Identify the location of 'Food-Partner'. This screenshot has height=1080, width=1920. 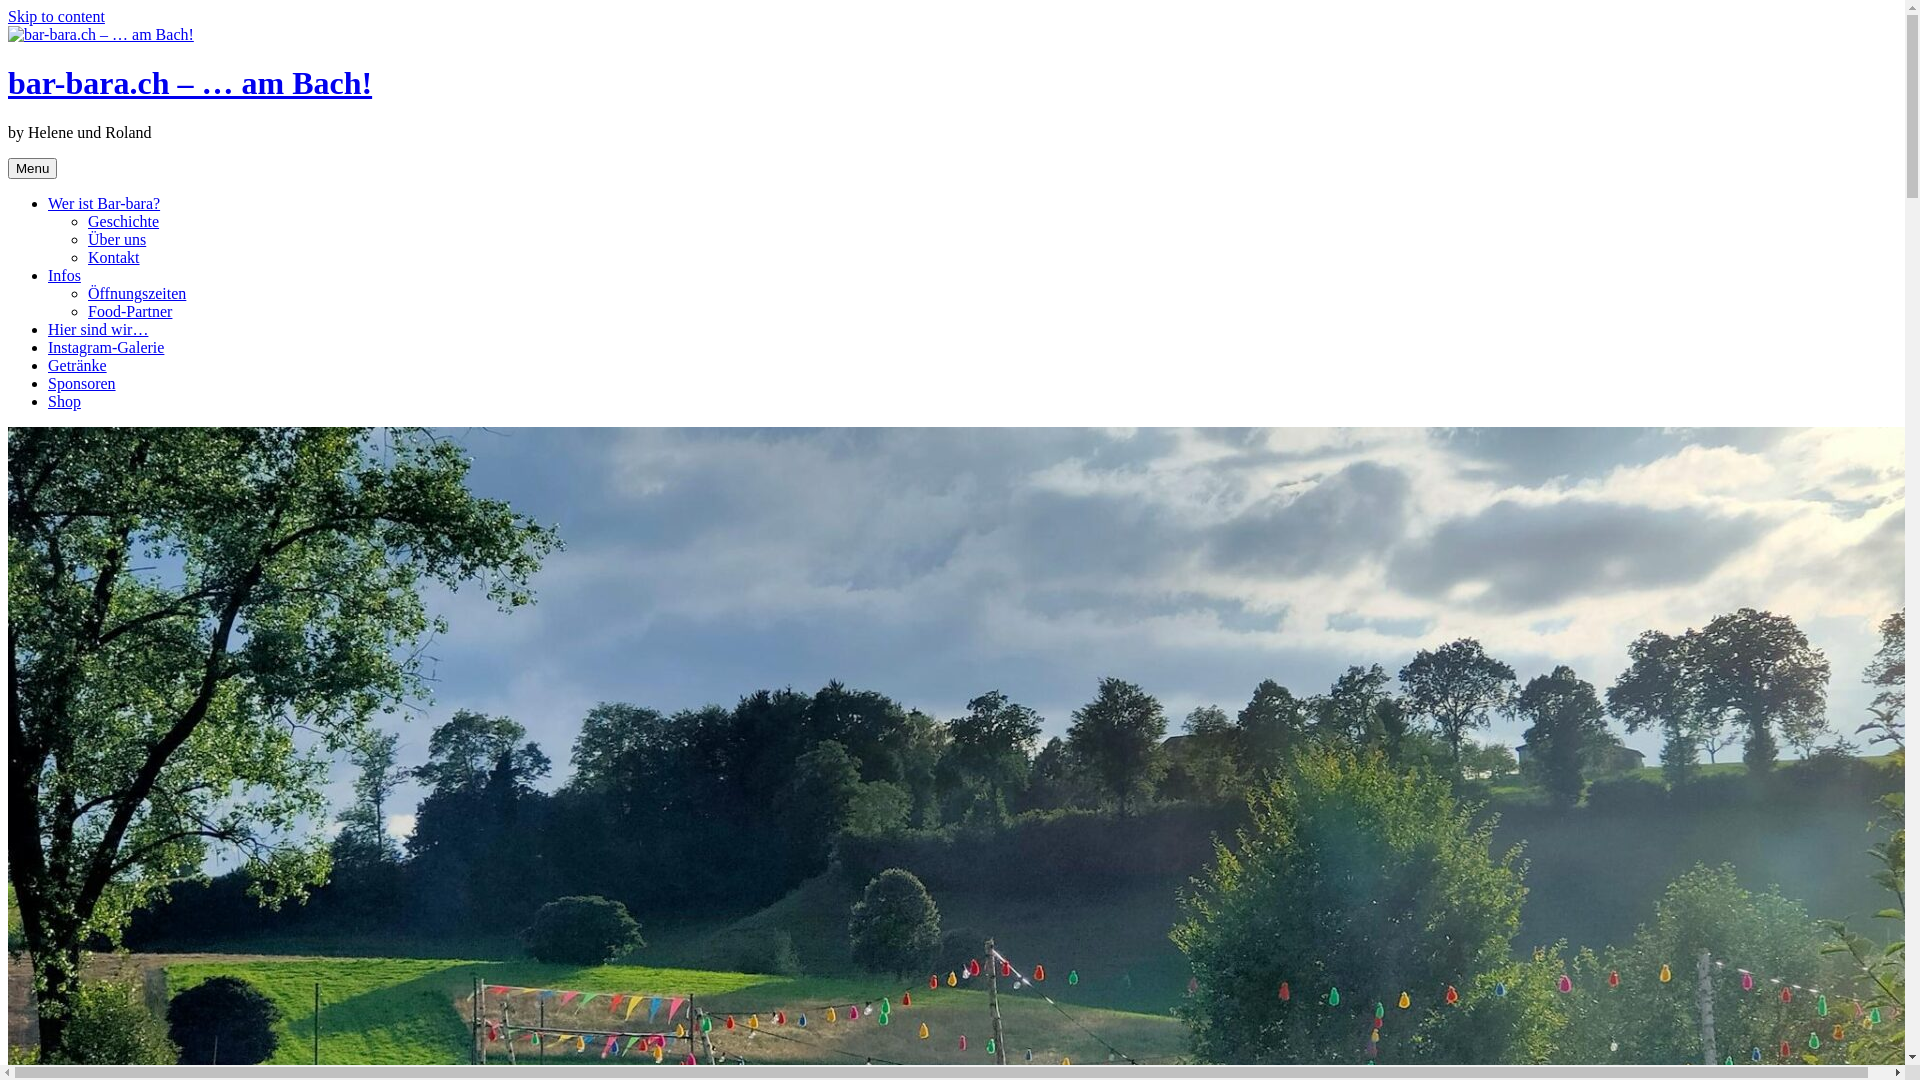
(128, 311).